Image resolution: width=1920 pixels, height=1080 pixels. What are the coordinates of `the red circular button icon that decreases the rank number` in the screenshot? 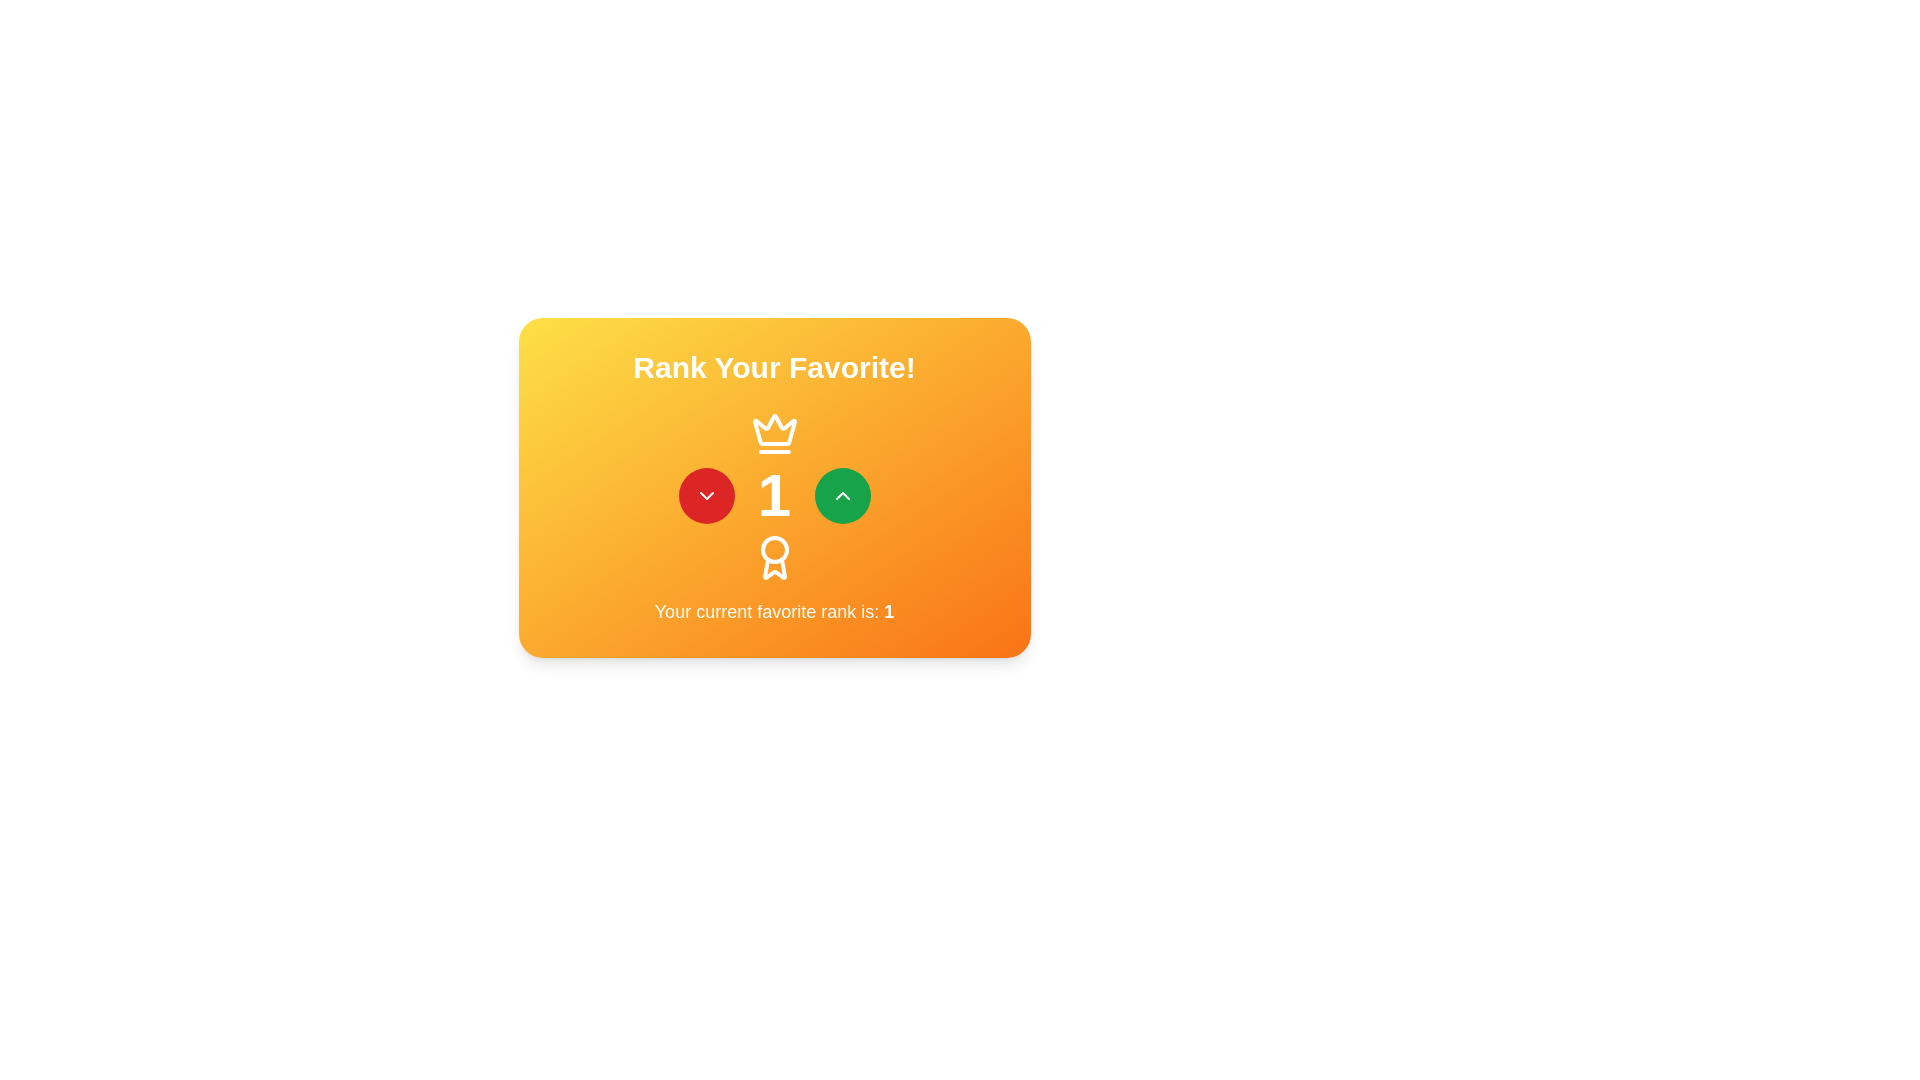 It's located at (706, 495).